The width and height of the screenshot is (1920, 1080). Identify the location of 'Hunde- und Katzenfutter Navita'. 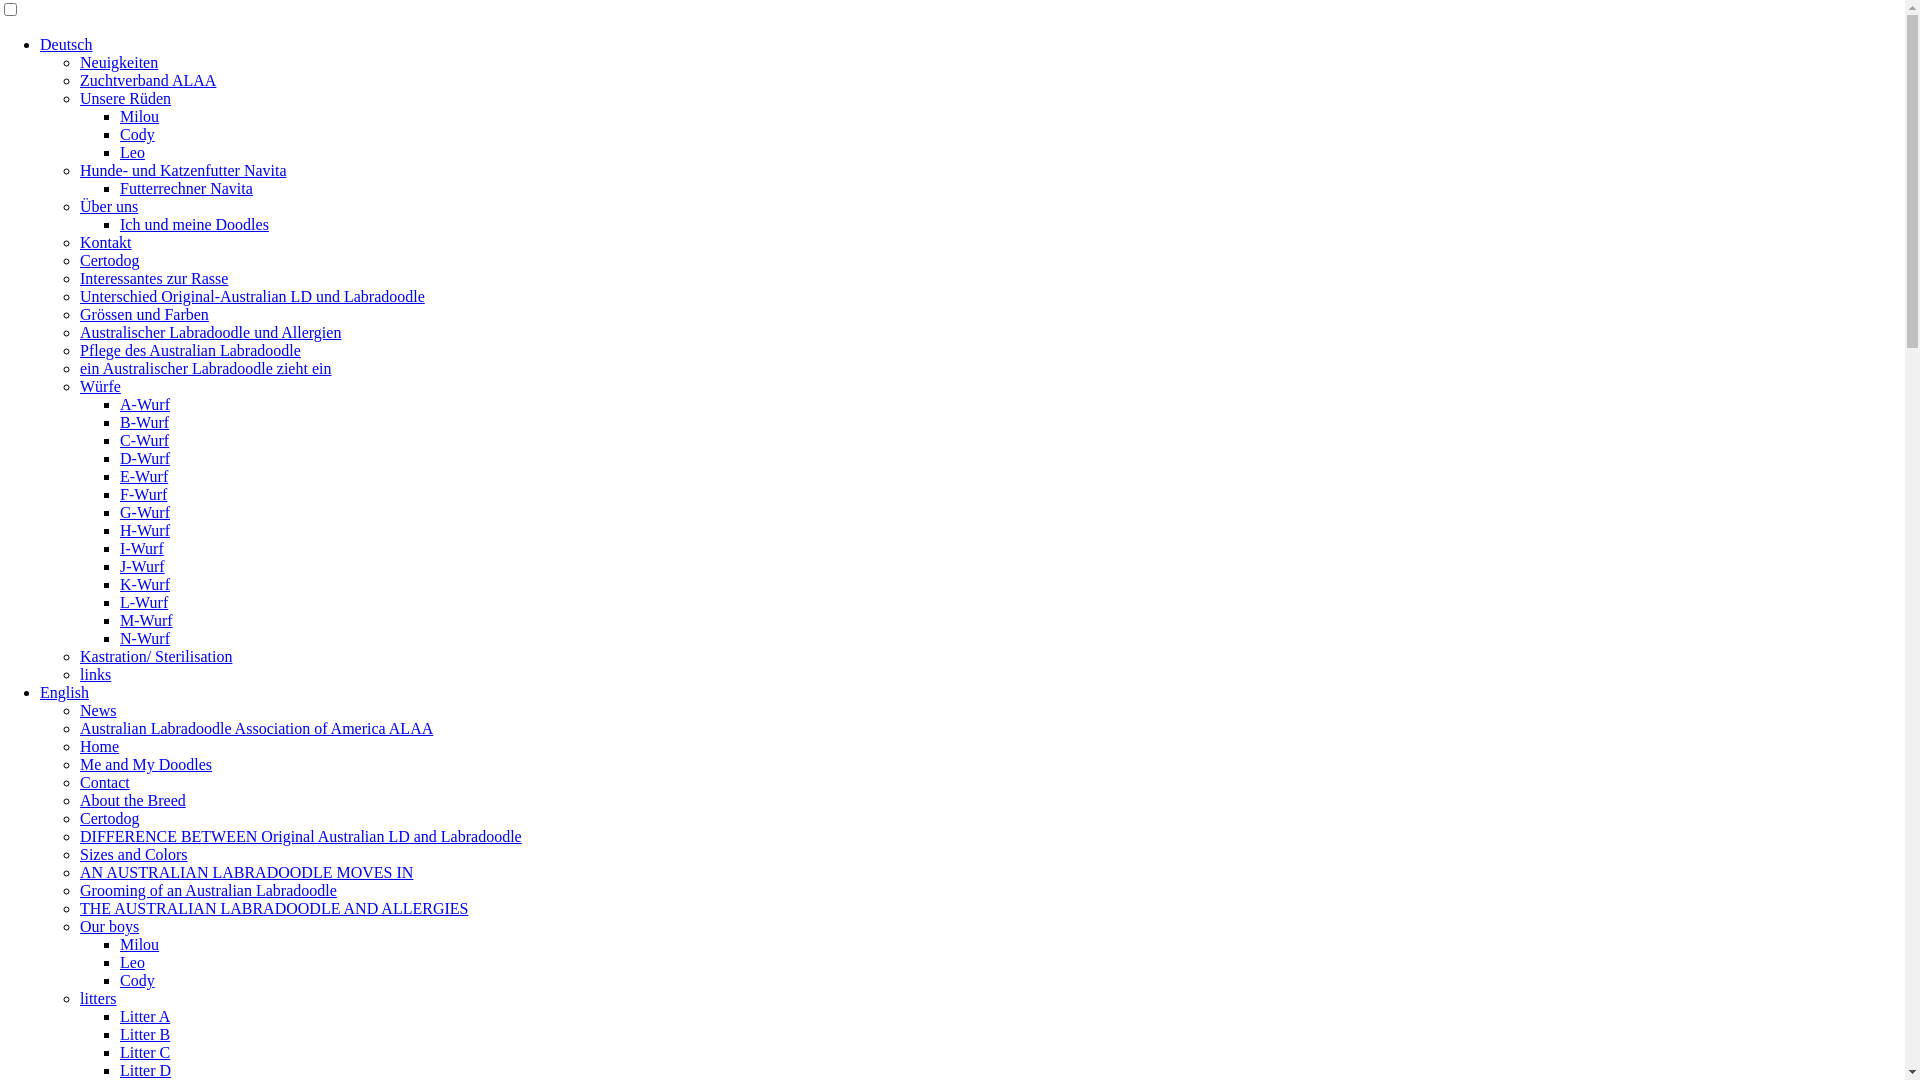
(80, 169).